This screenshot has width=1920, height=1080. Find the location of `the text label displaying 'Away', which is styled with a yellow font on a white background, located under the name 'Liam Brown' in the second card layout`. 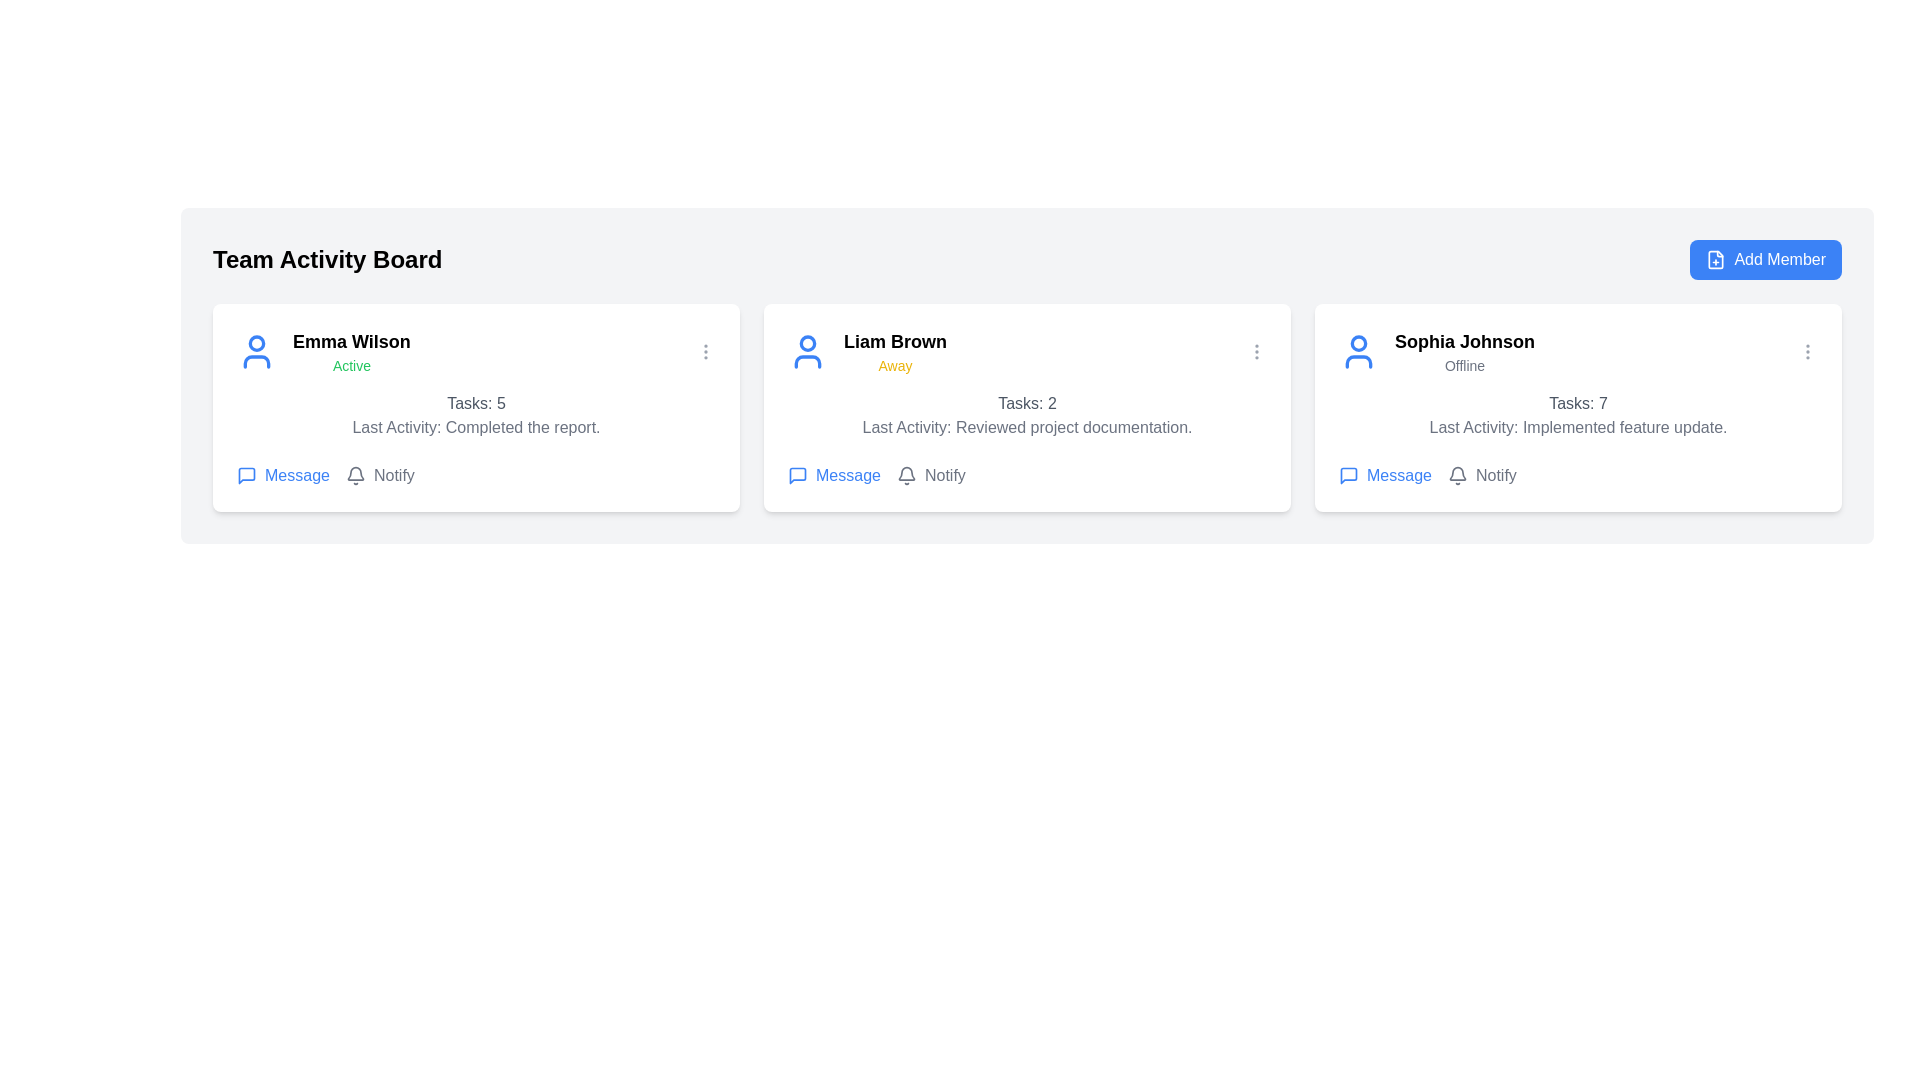

the text label displaying 'Away', which is styled with a yellow font on a white background, located under the name 'Liam Brown' in the second card layout is located at coordinates (894, 366).